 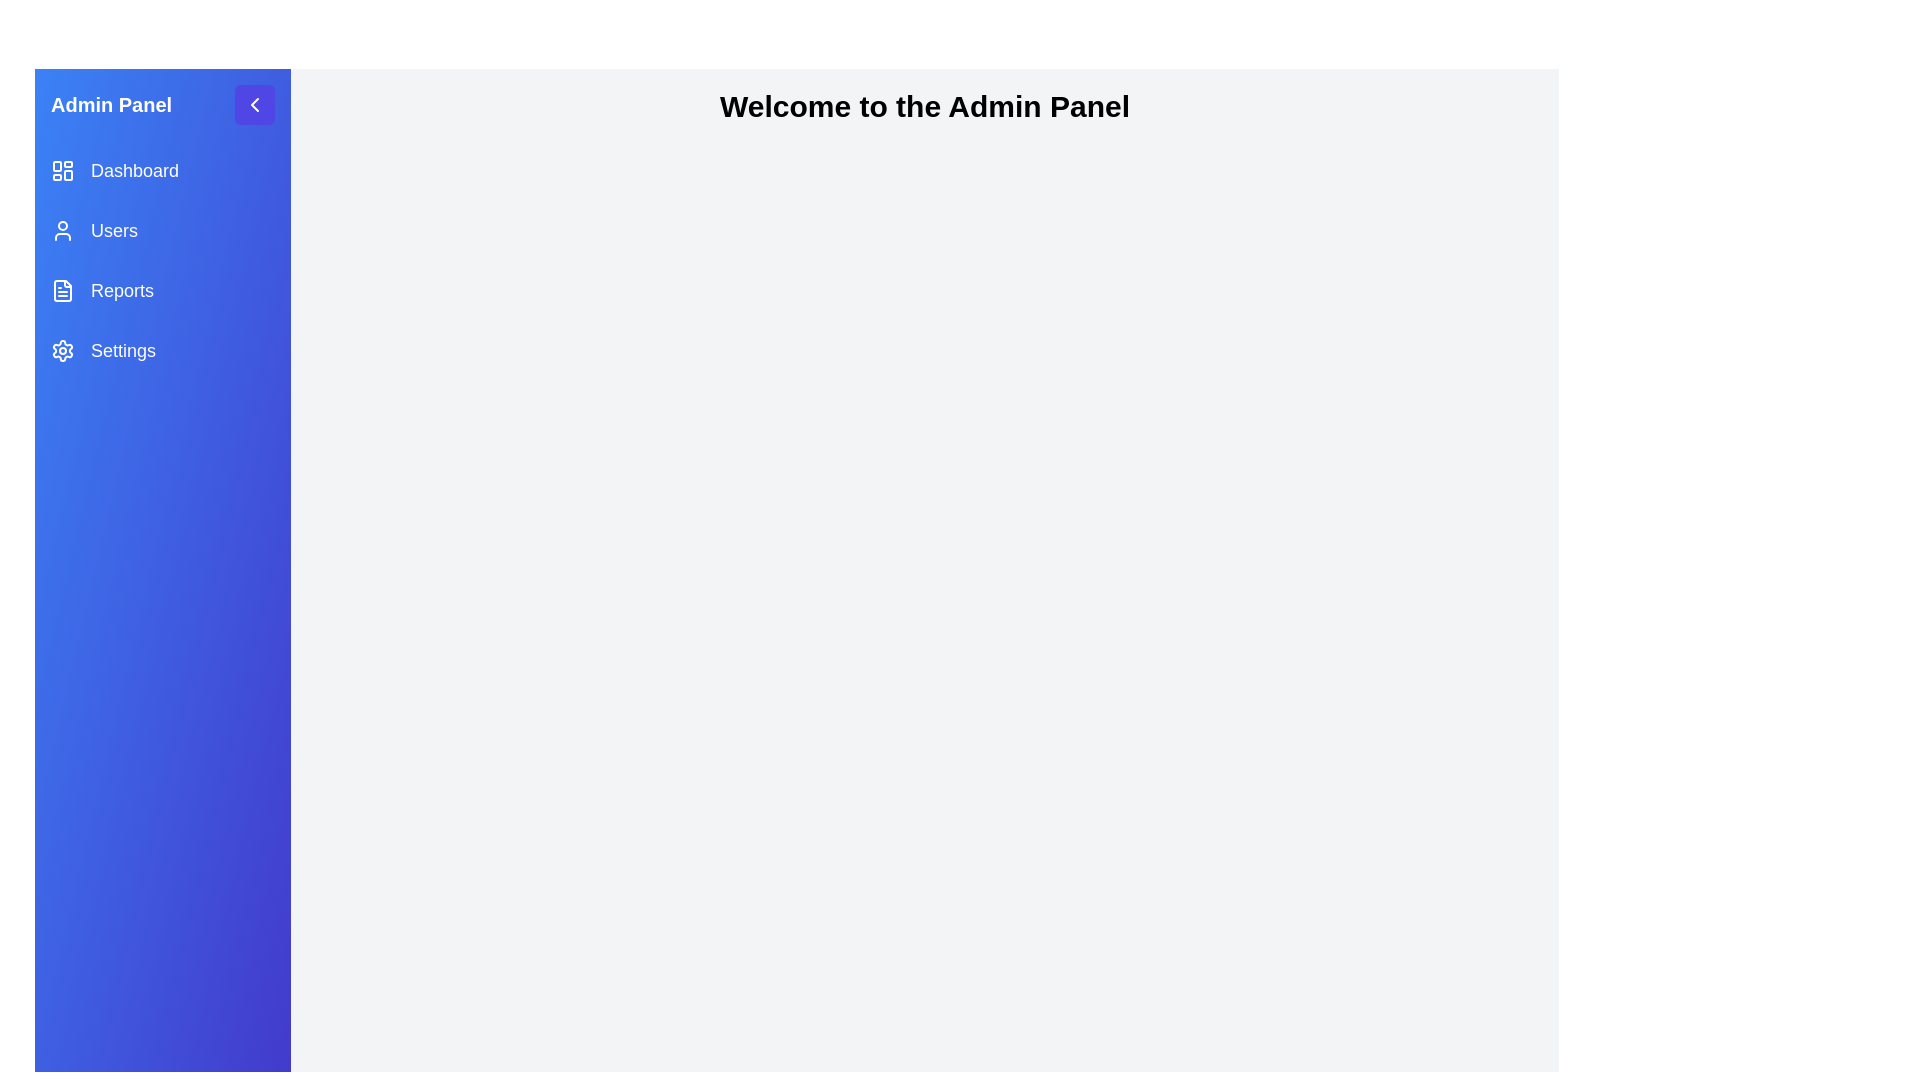 What do you see at coordinates (122, 350) in the screenshot?
I see `'Settings' text label within the navigation menu, which is displayed in white over a blue background, clearly visible and aligned horizontally` at bounding box center [122, 350].